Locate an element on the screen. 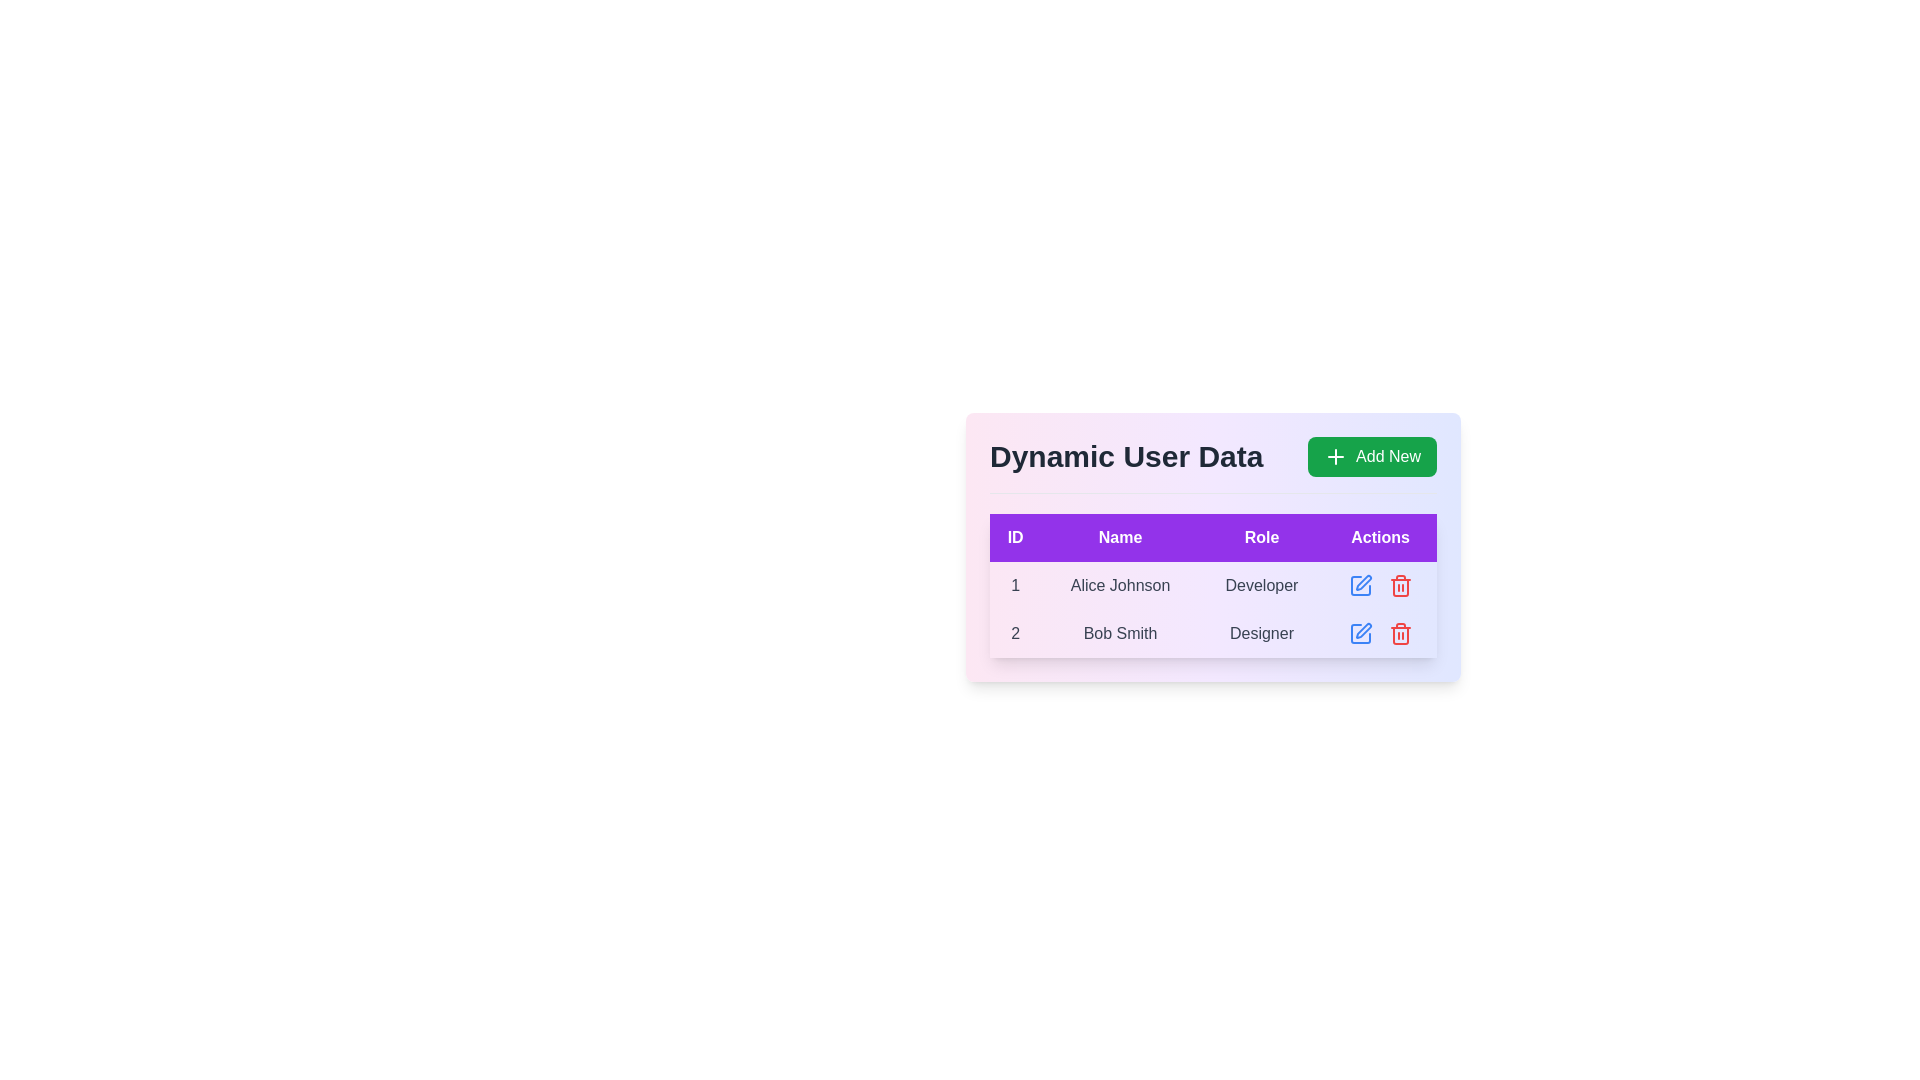 This screenshot has height=1080, width=1920. text label 'Add New' which is a white text on a green button in the top right corner of the section displaying 'Dynamic User Data' is located at coordinates (1387, 456).